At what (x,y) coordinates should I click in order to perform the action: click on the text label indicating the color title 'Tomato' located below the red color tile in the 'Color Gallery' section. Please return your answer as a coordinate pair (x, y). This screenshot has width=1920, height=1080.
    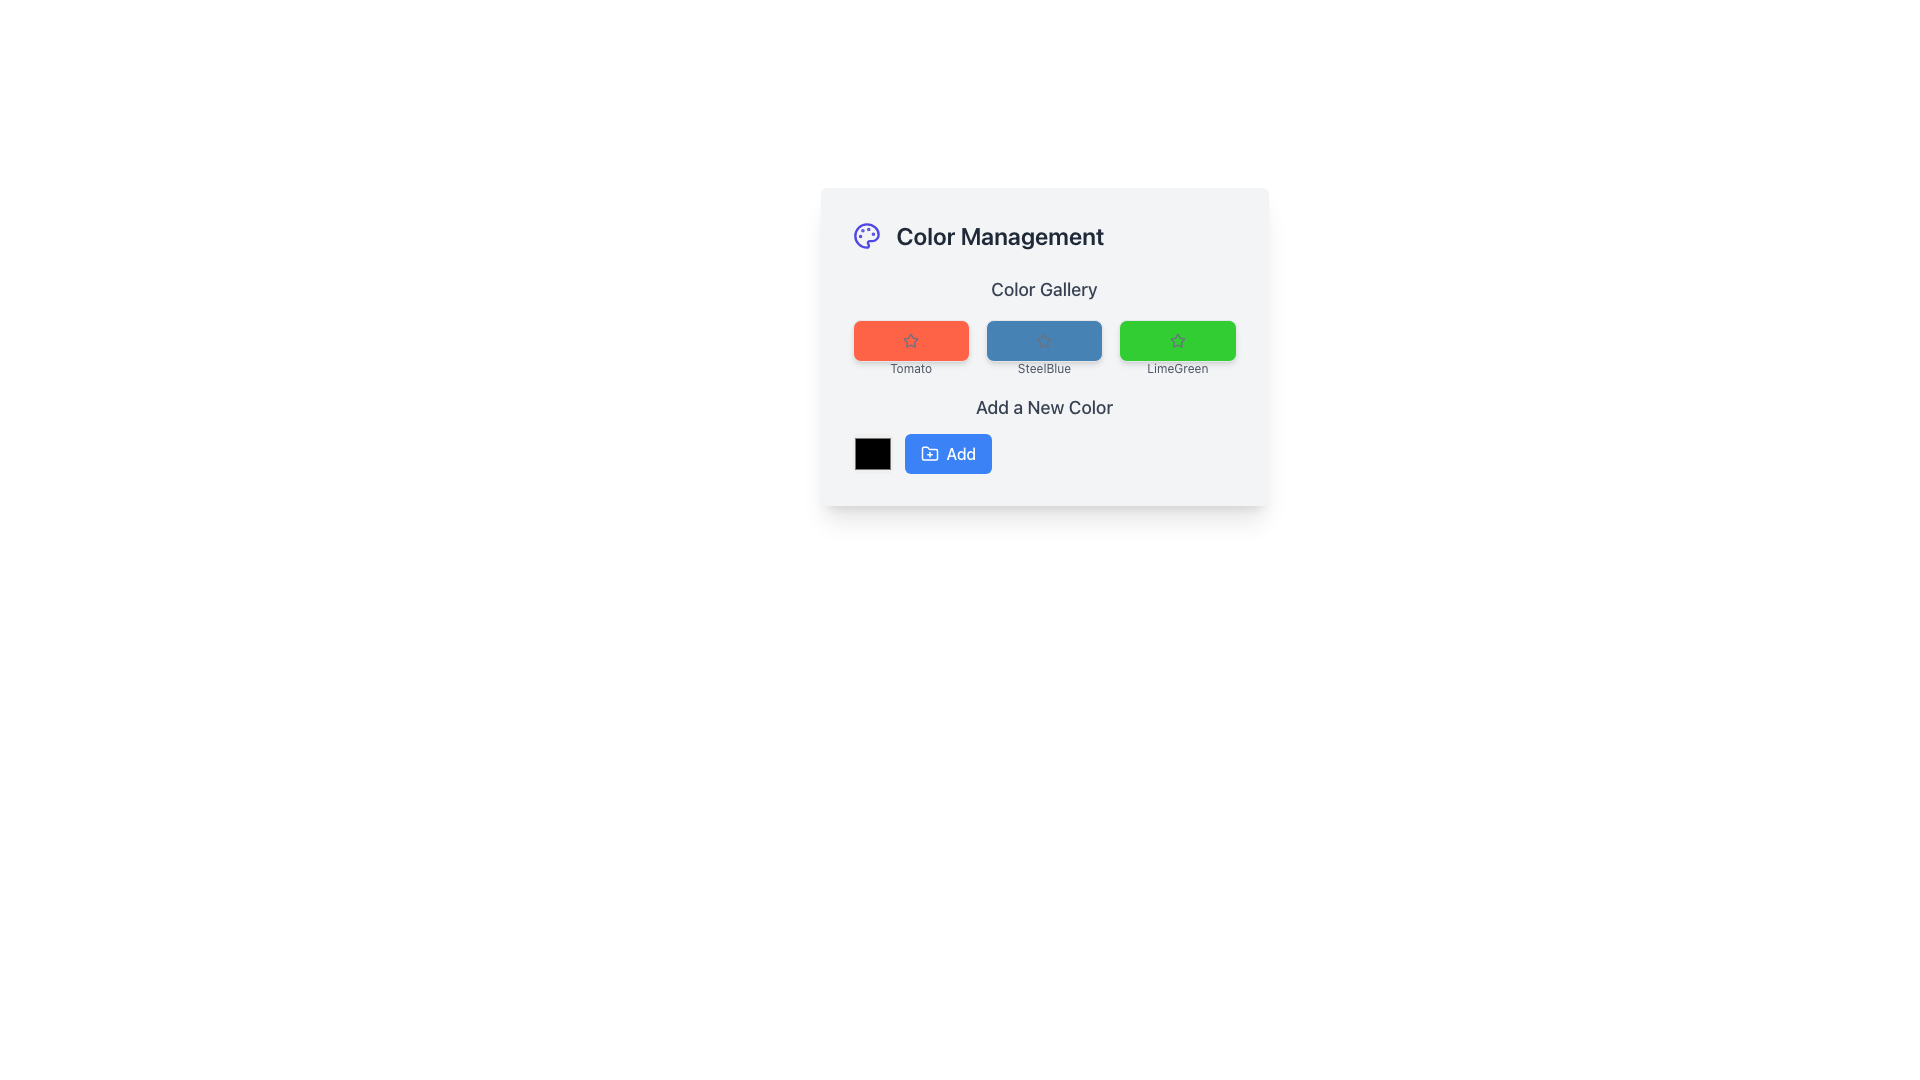
    Looking at the image, I should click on (910, 369).